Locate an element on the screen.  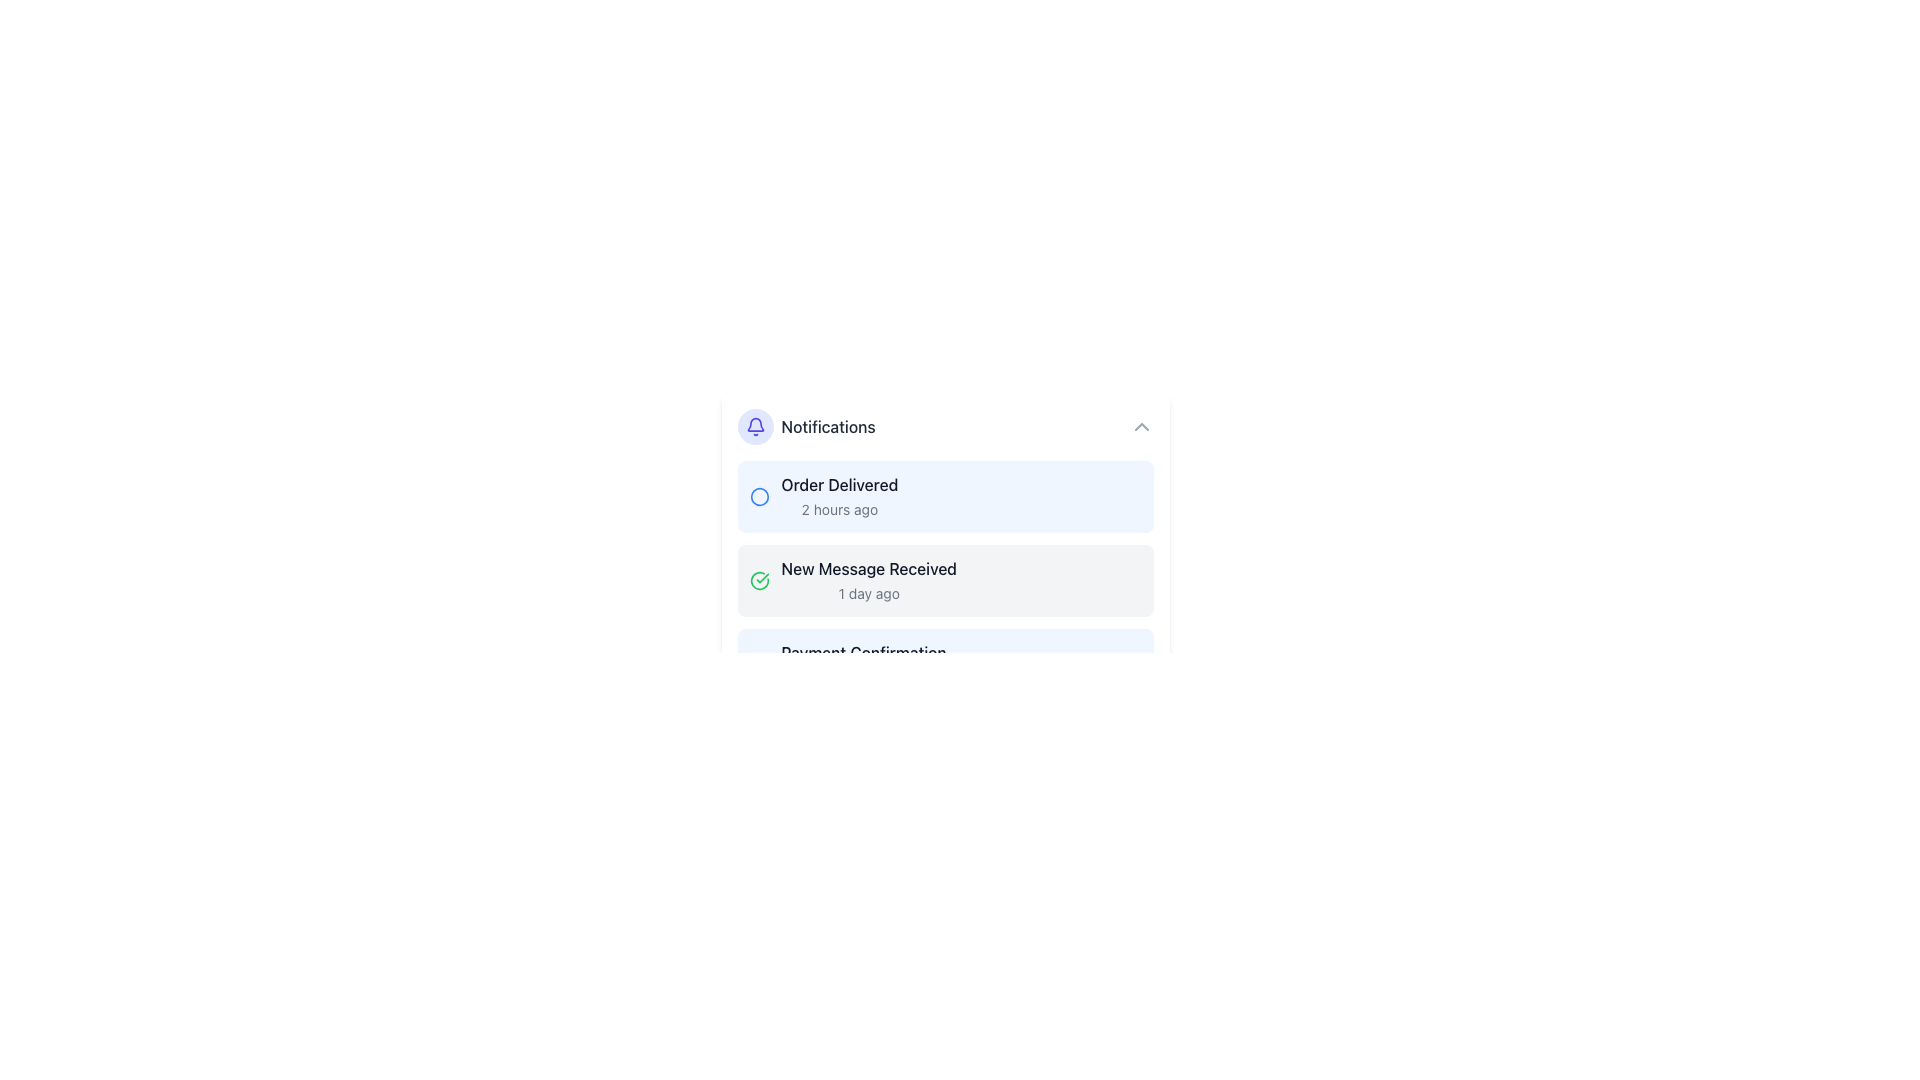
the second notification item in the Notifications section is located at coordinates (944, 581).